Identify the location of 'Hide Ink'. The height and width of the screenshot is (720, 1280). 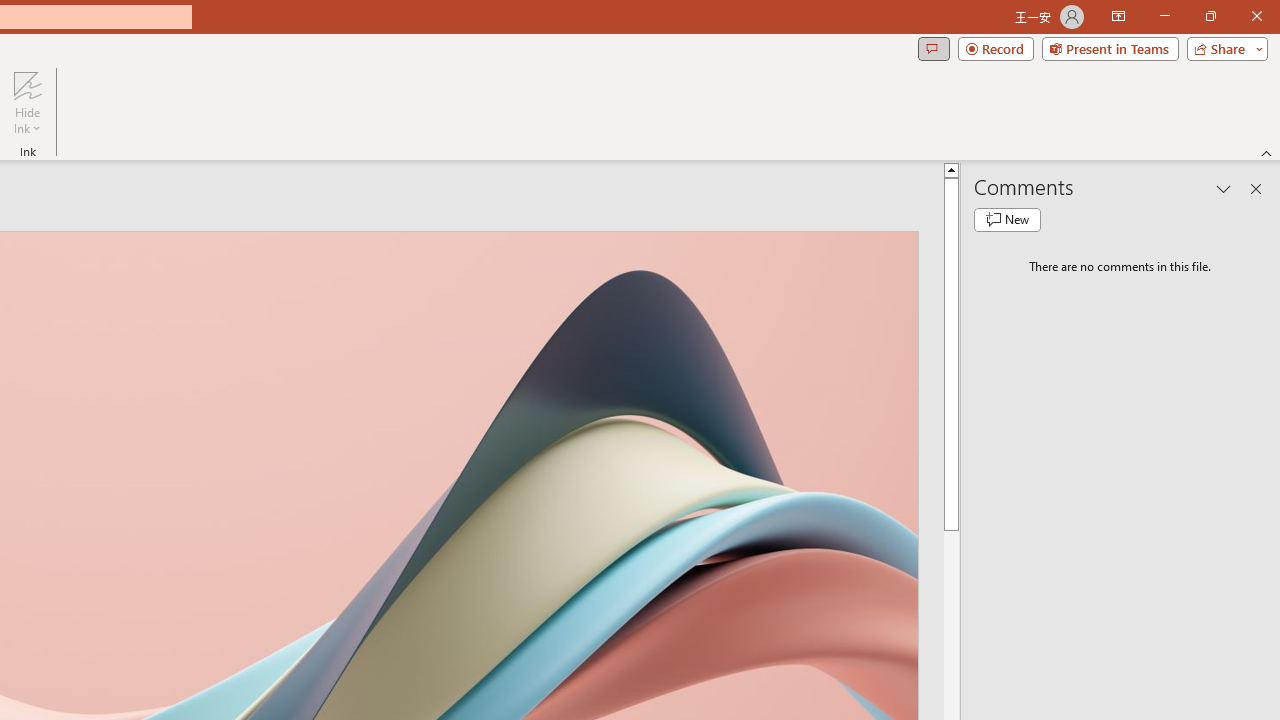
(27, 84).